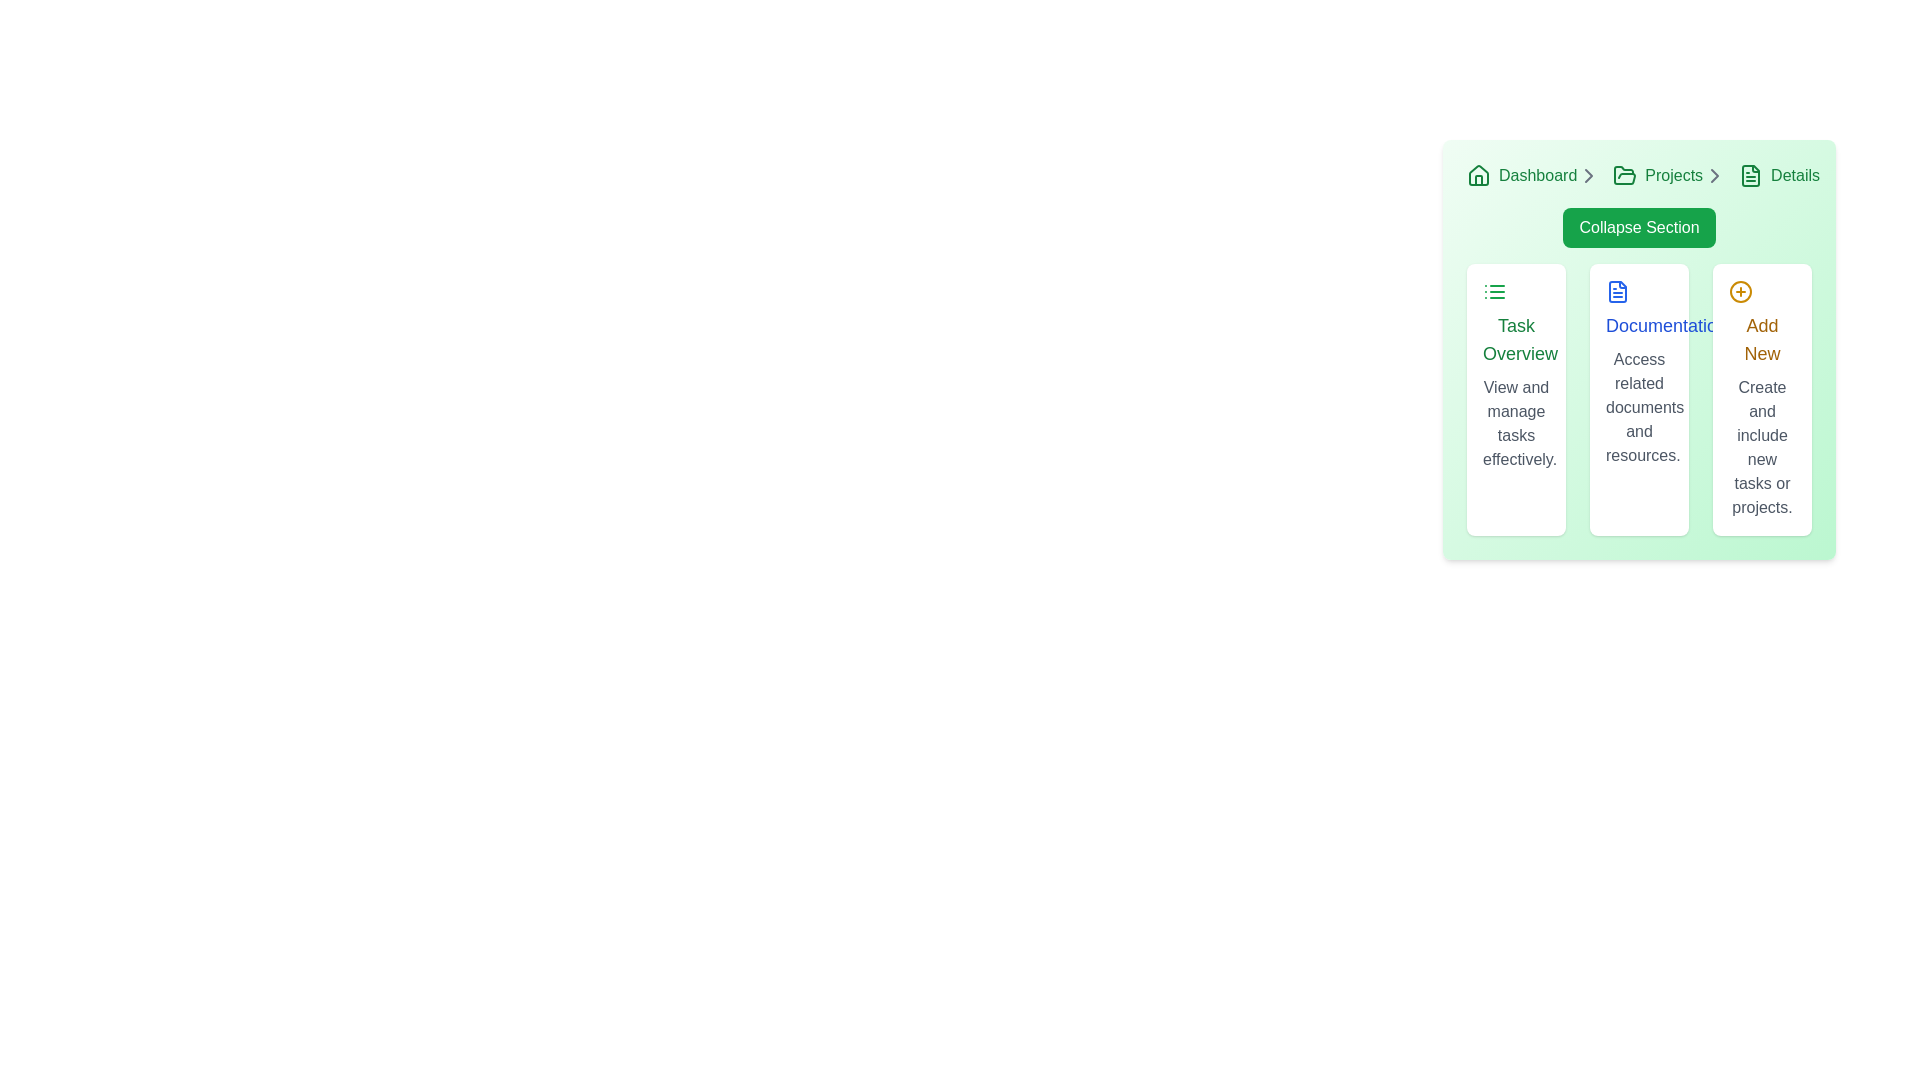  I want to click on the 'Task Overview' text label, which is a medium green font styled in bold sans-serif, located within a card layout near the top-left of a group of three similar cards, so click(1516, 338).